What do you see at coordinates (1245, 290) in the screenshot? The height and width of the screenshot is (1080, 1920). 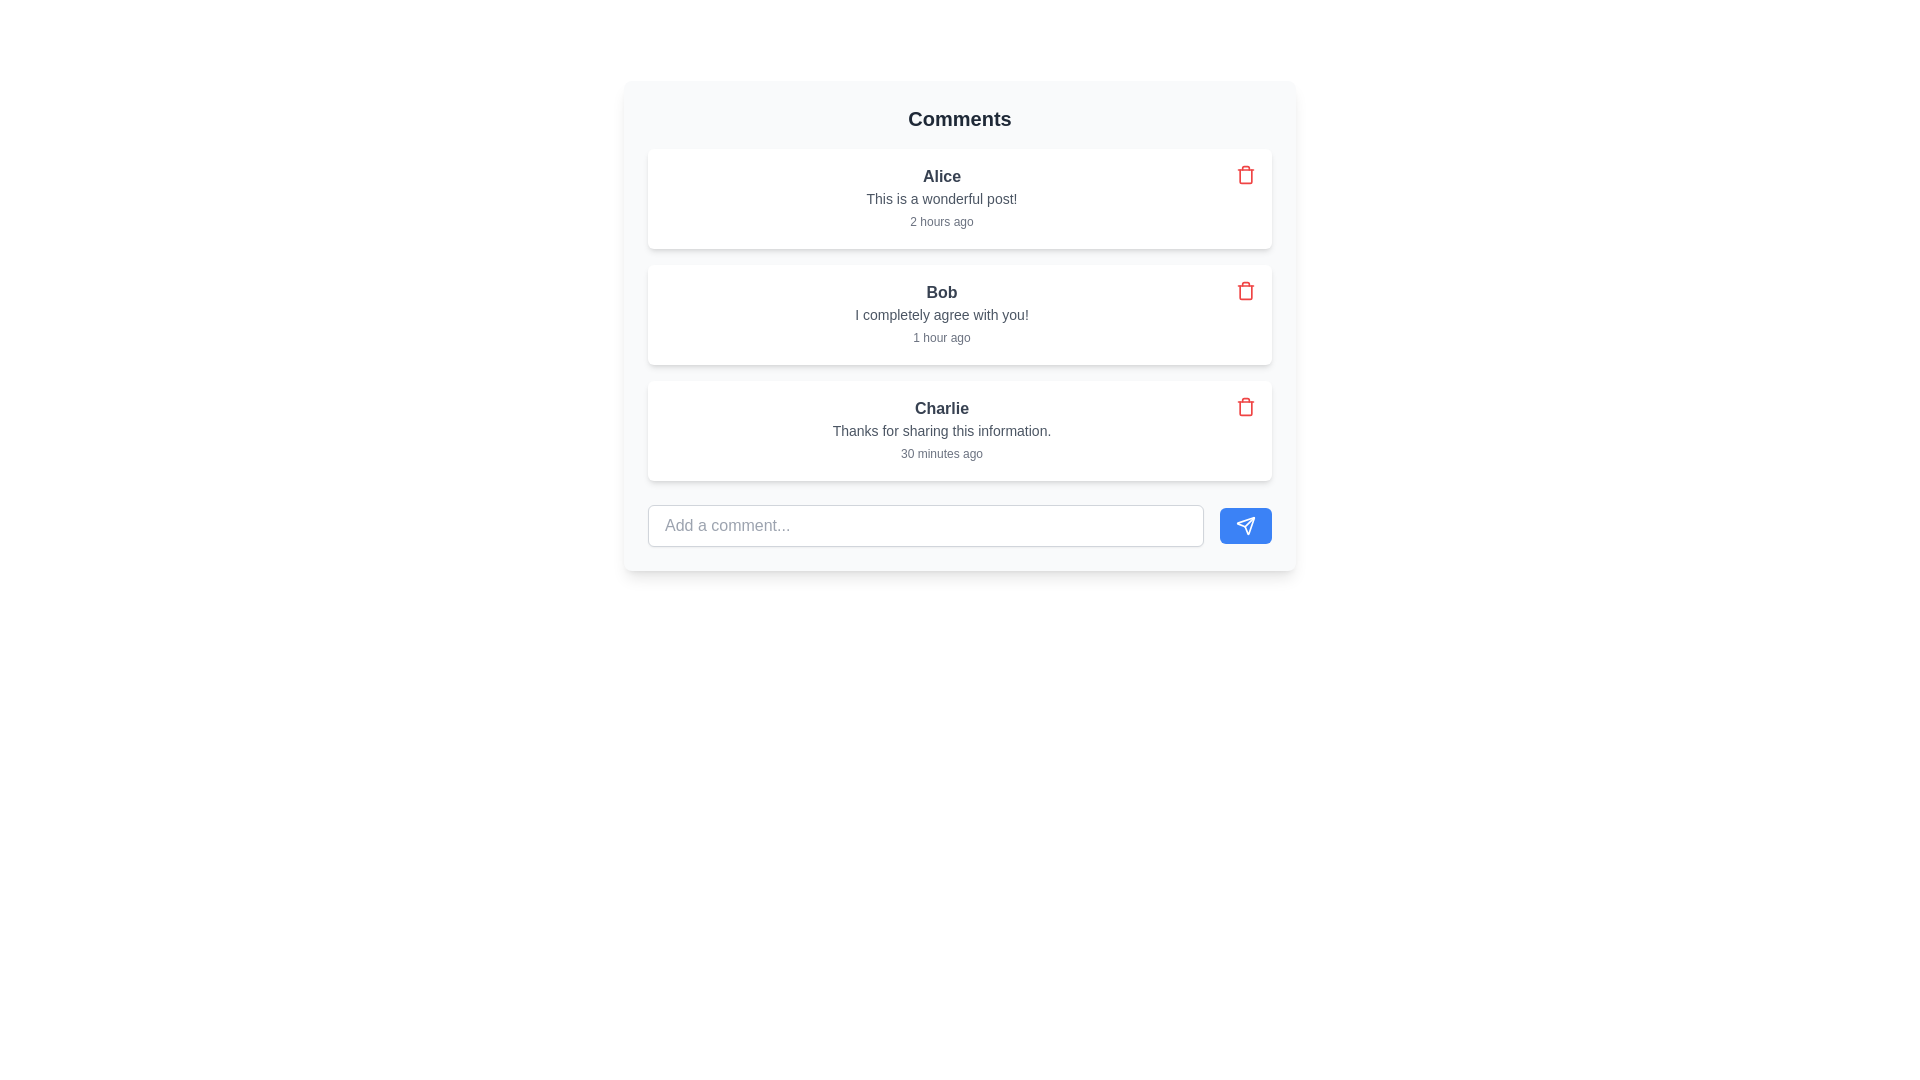 I see `the trash icon button on the right end of the comment box associated with user 'Bob'` at bounding box center [1245, 290].